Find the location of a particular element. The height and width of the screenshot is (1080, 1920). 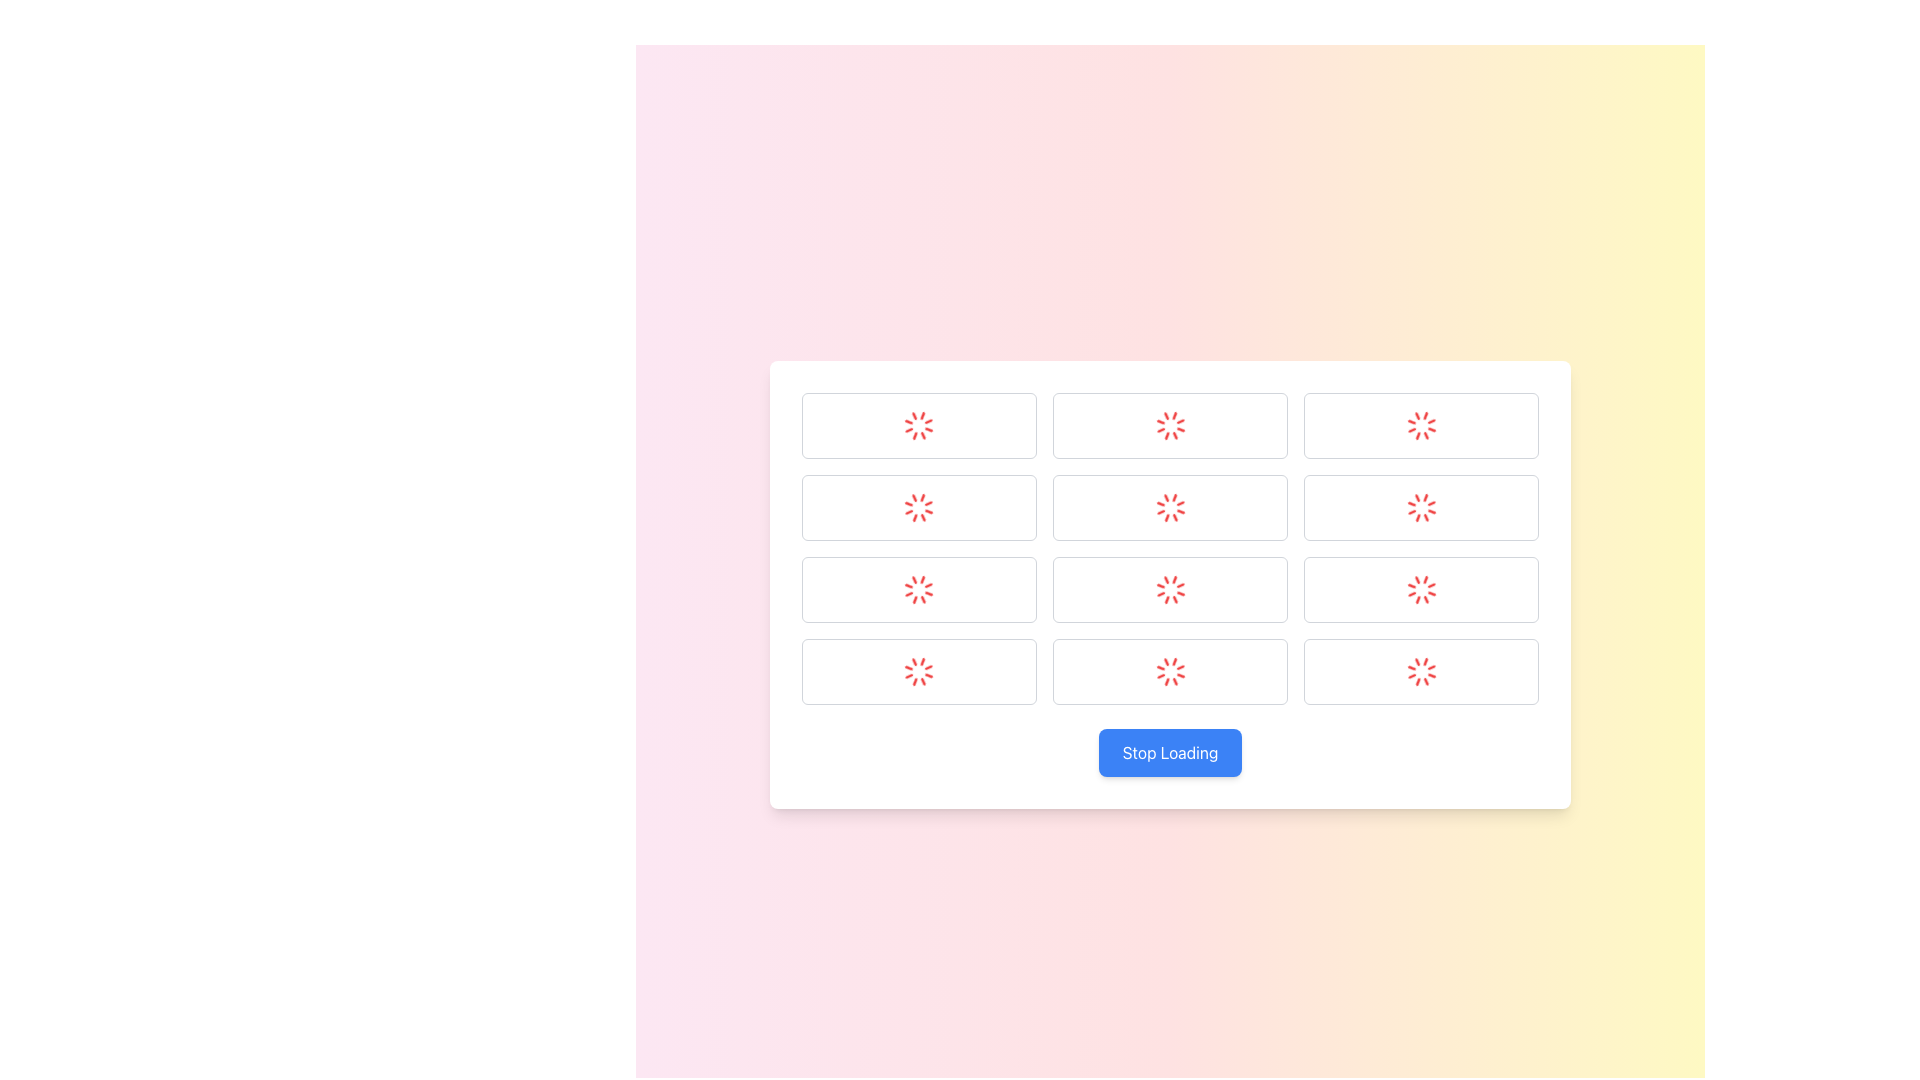

the Loader Indicator located in the middle of the bottom-most row of the grid layout, specifically in the fourth row and second column, to indicate that a loading operation is in progress is located at coordinates (1170, 671).